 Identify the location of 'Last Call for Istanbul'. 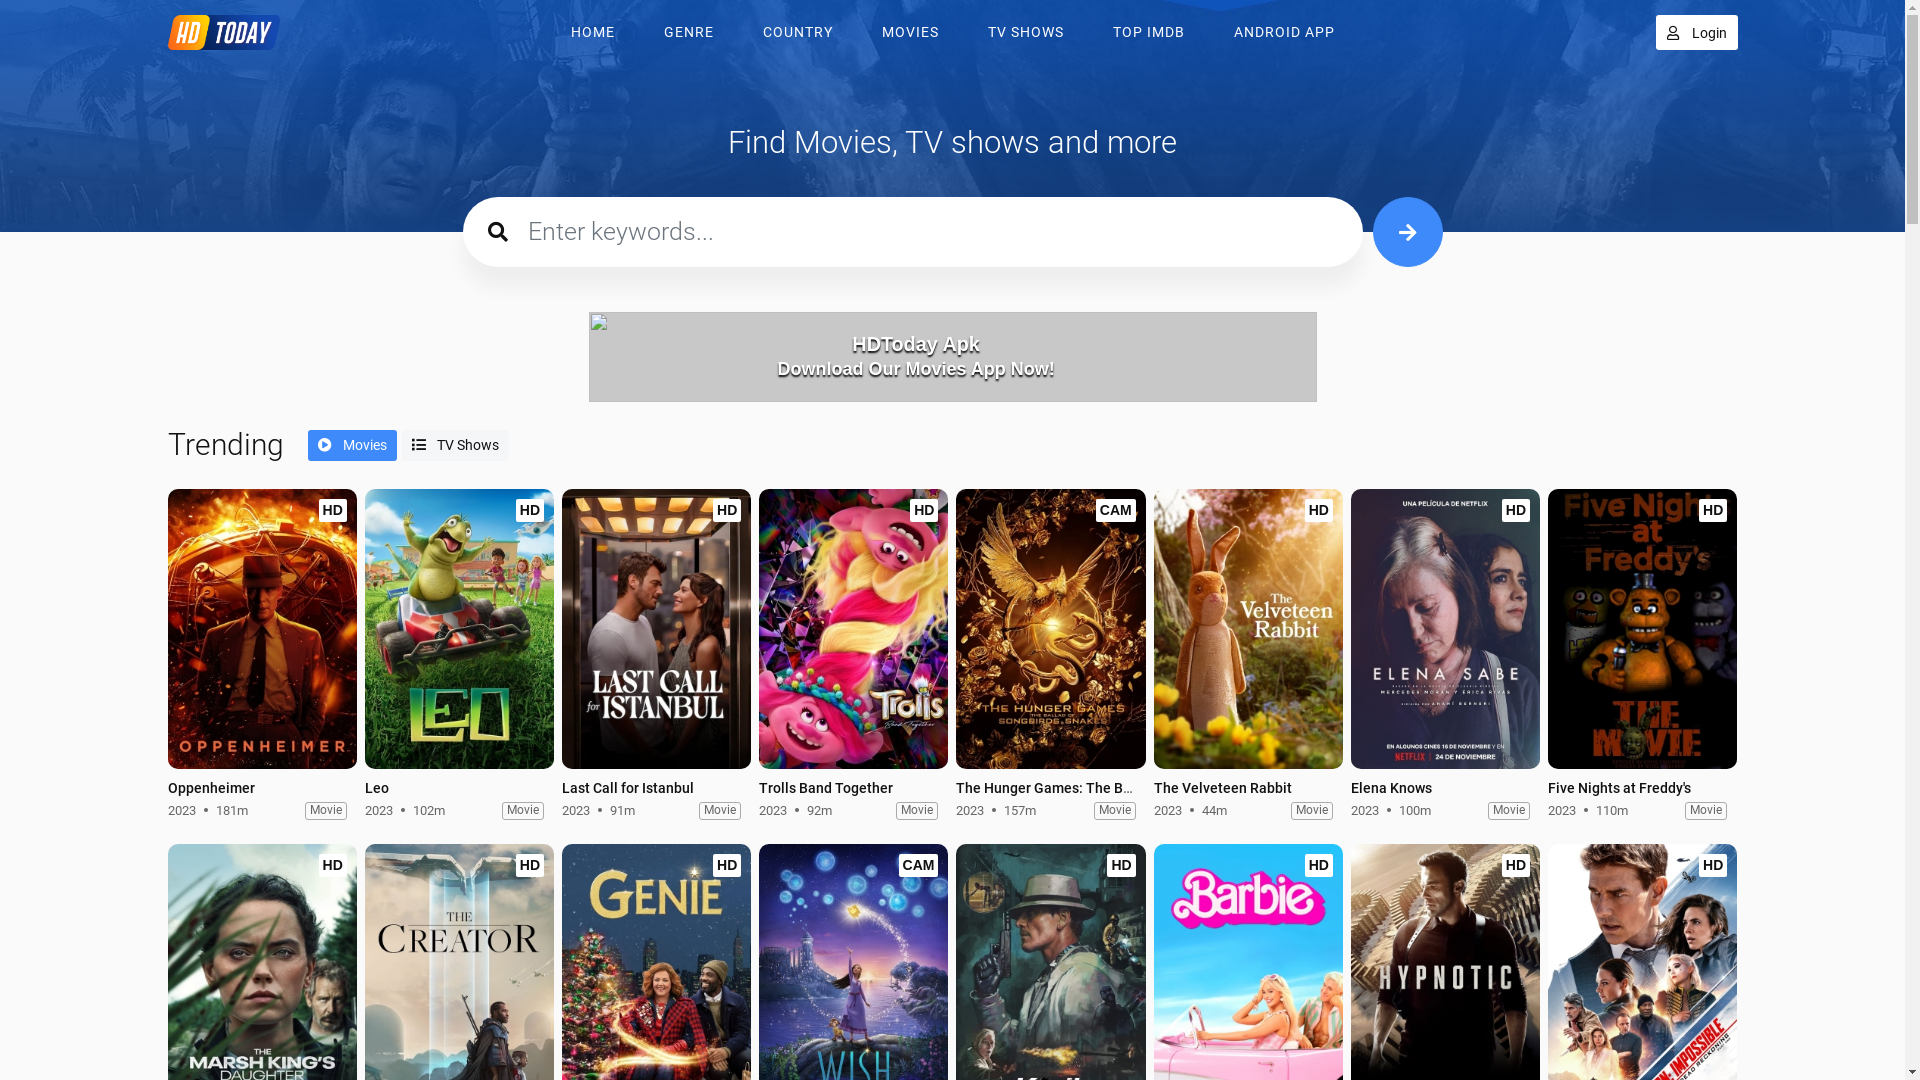
(627, 786).